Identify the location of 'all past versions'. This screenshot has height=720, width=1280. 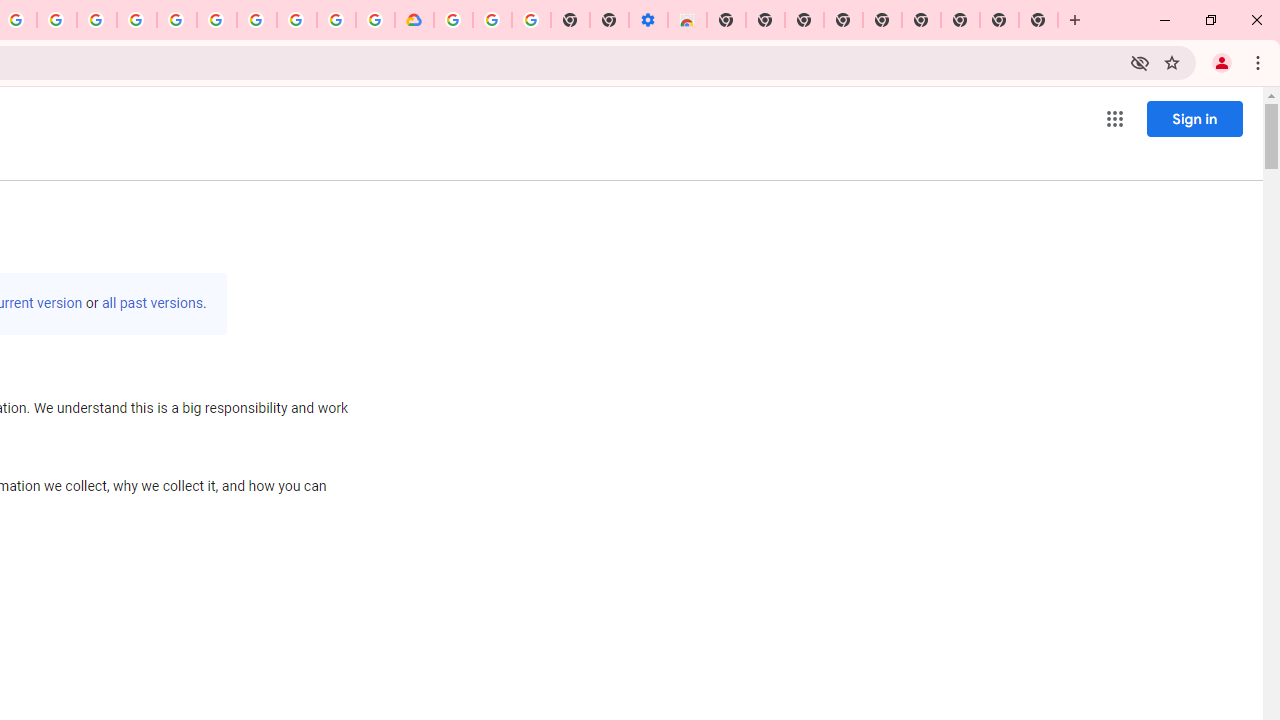
(151, 303).